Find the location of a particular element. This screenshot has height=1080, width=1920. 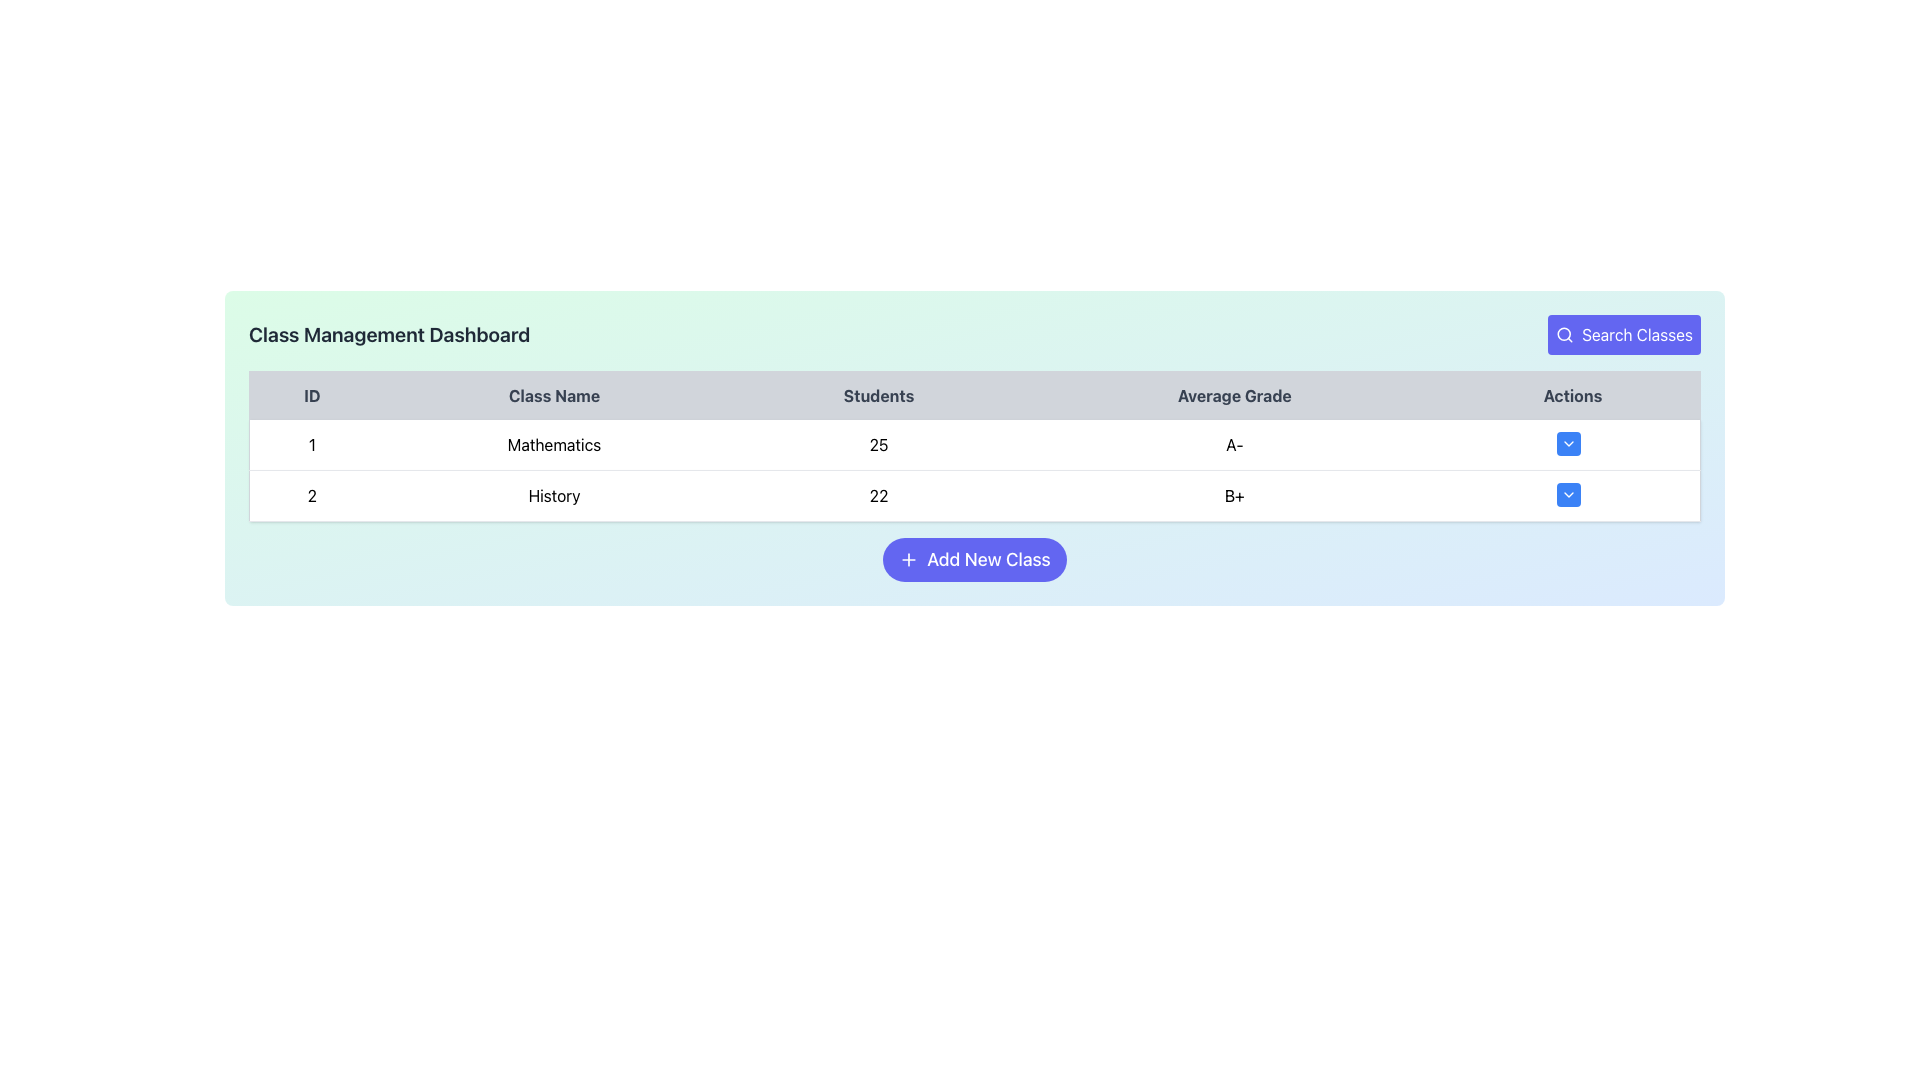

the dropdown button with a blue background and white text in the 'Actions' column of the 'Mathematics' row is located at coordinates (1567, 442).